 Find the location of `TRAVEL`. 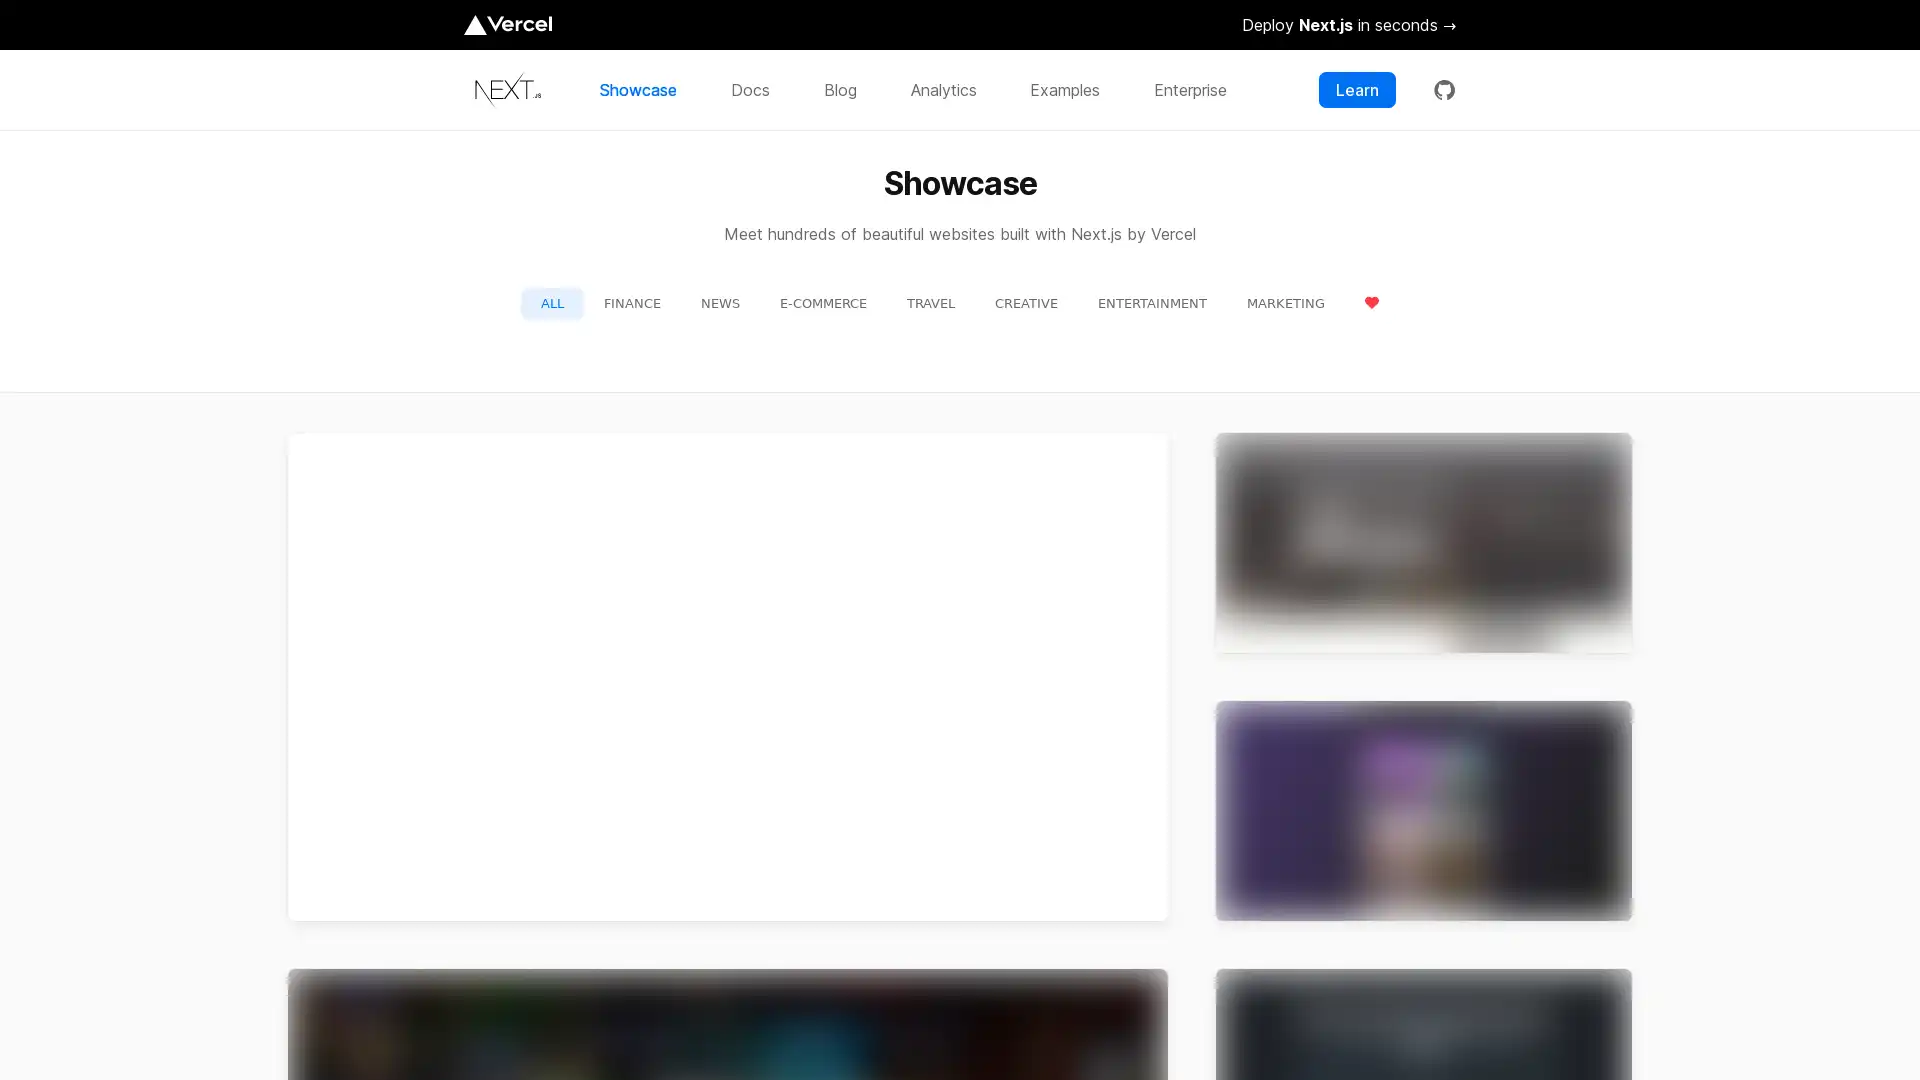

TRAVEL is located at coordinates (930, 303).